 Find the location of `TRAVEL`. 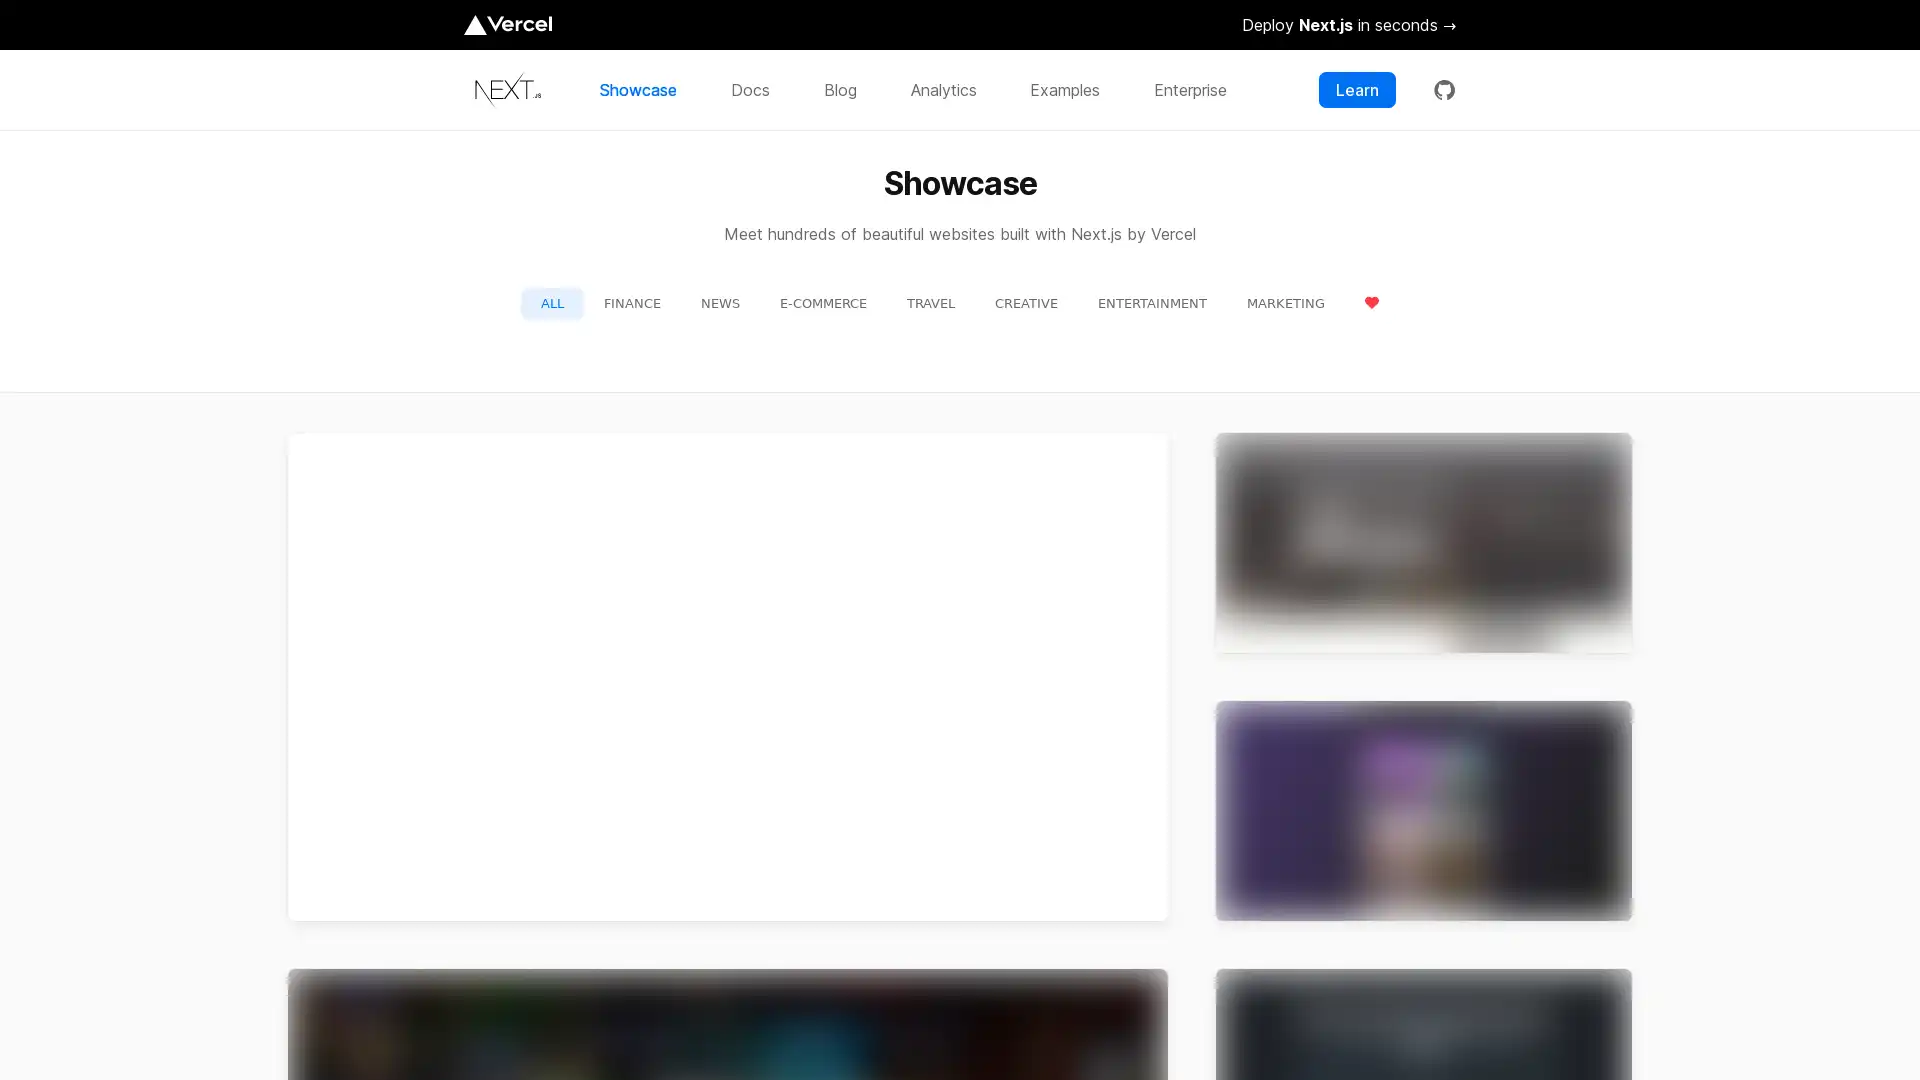

TRAVEL is located at coordinates (930, 303).